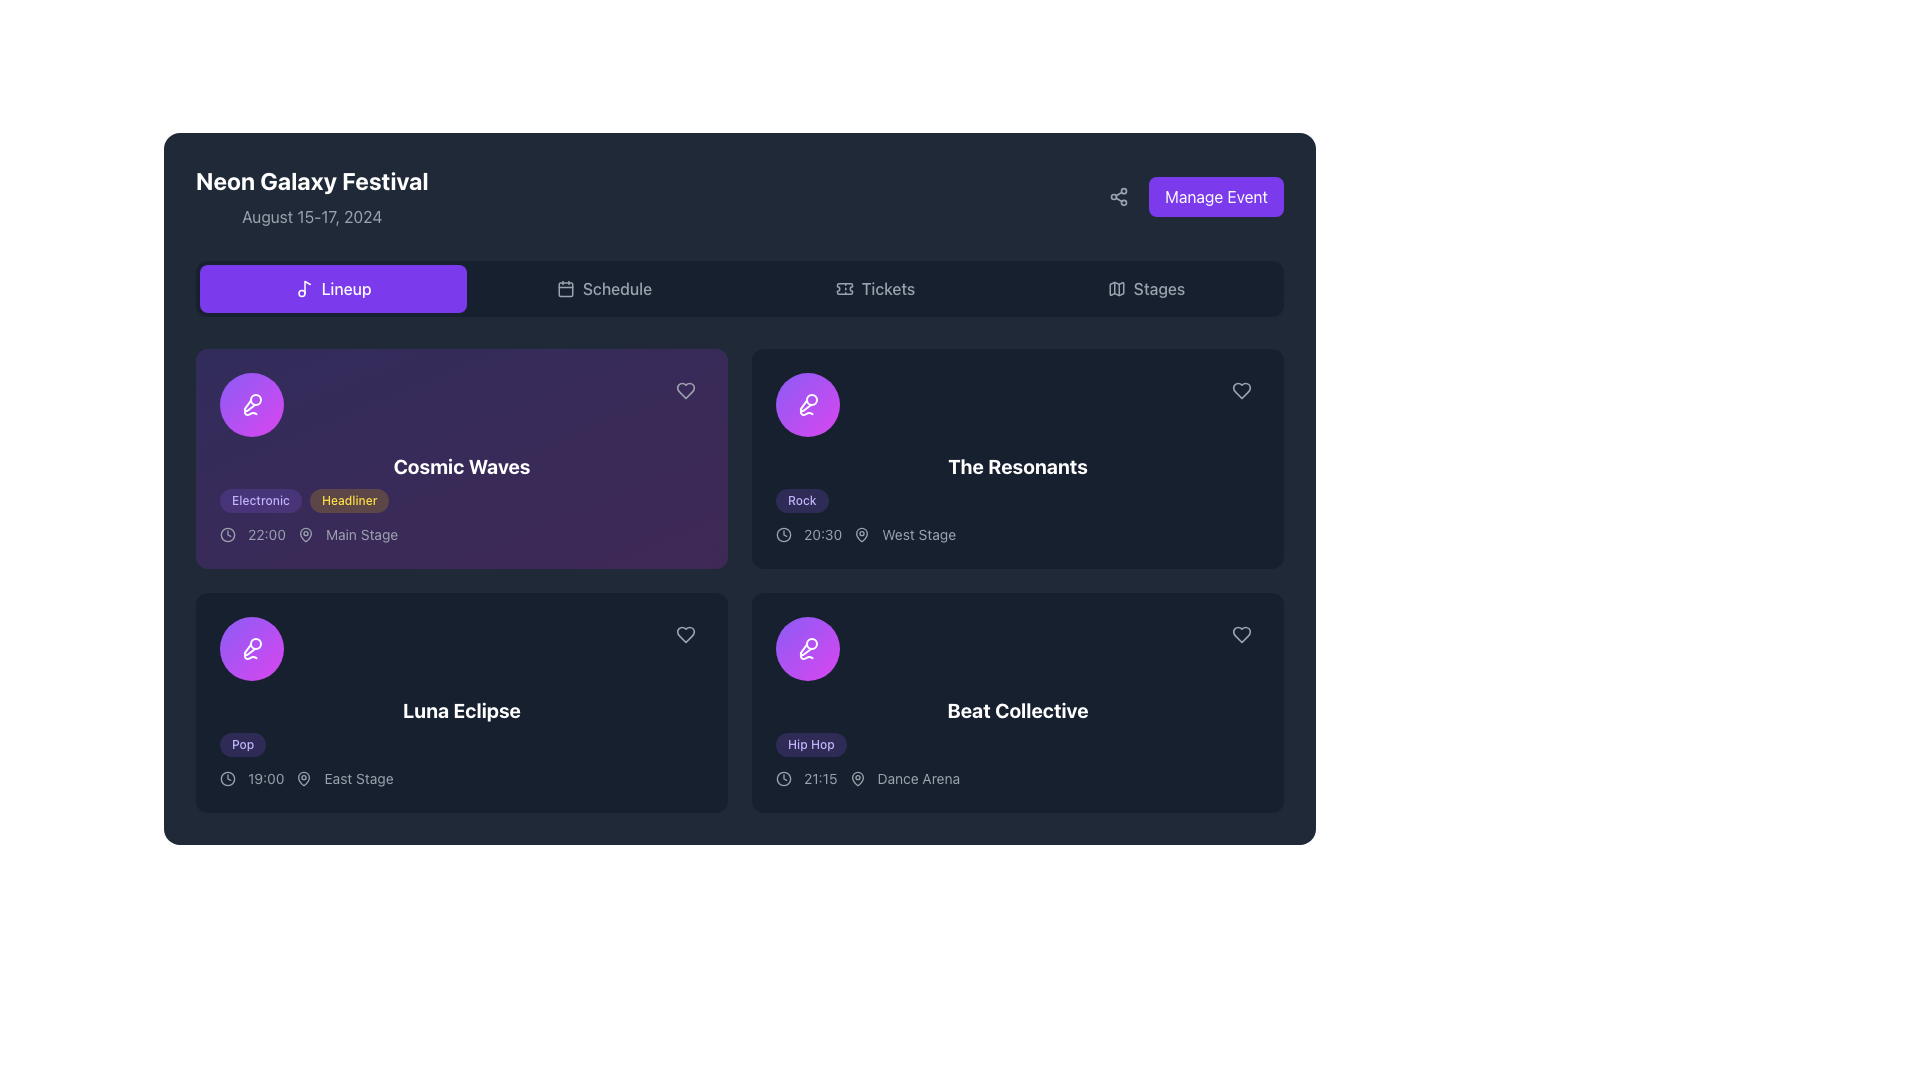 The image size is (1920, 1080). What do you see at coordinates (1241, 390) in the screenshot?
I see `the favorite icon located at the top-right corner of the card labeled 'The Resonants' to trigger a visual effect` at bounding box center [1241, 390].